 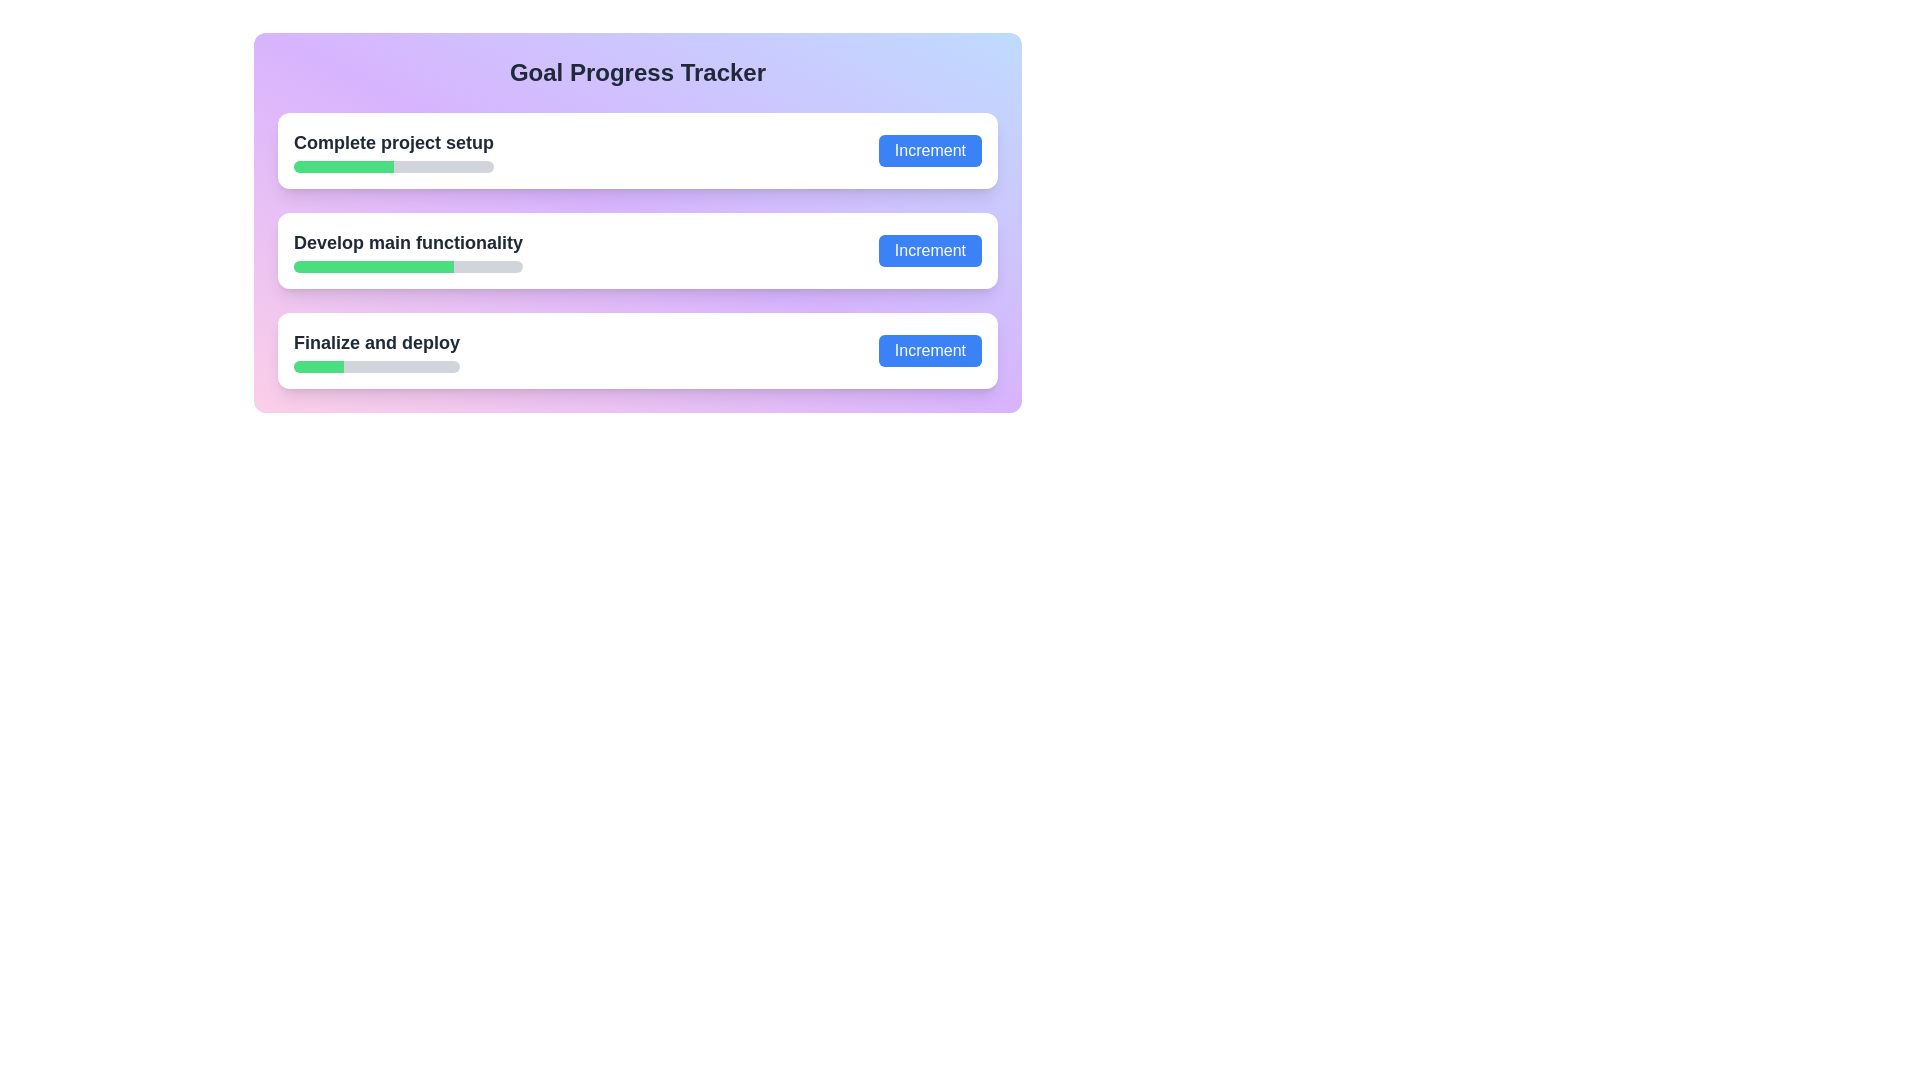 What do you see at coordinates (929, 249) in the screenshot?
I see `the increment button located to the right of the progress bar and the text label 'Develop main functionality'` at bounding box center [929, 249].